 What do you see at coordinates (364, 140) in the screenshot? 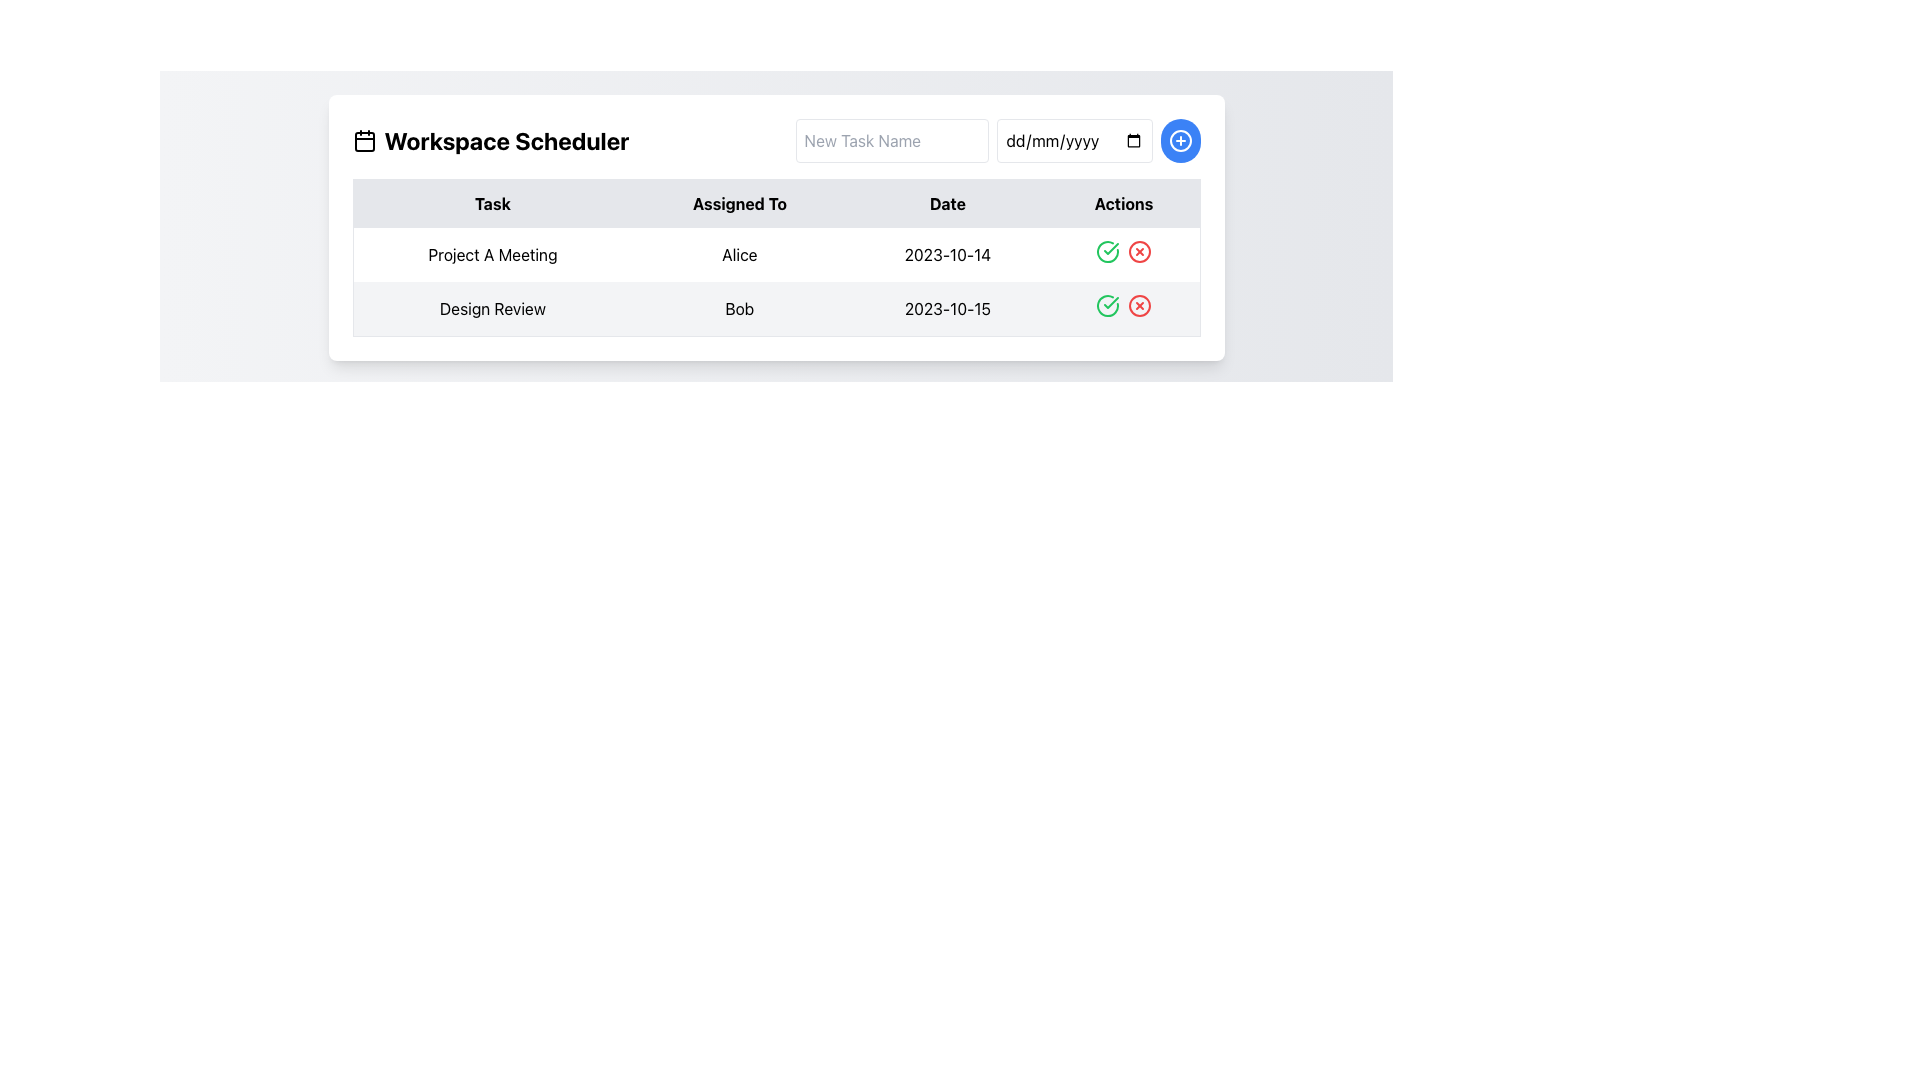
I see `the minimalist calendar icon located to the left of the 'Workspace Scheduler' text at the top-left corner of the interface` at bounding box center [364, 140].